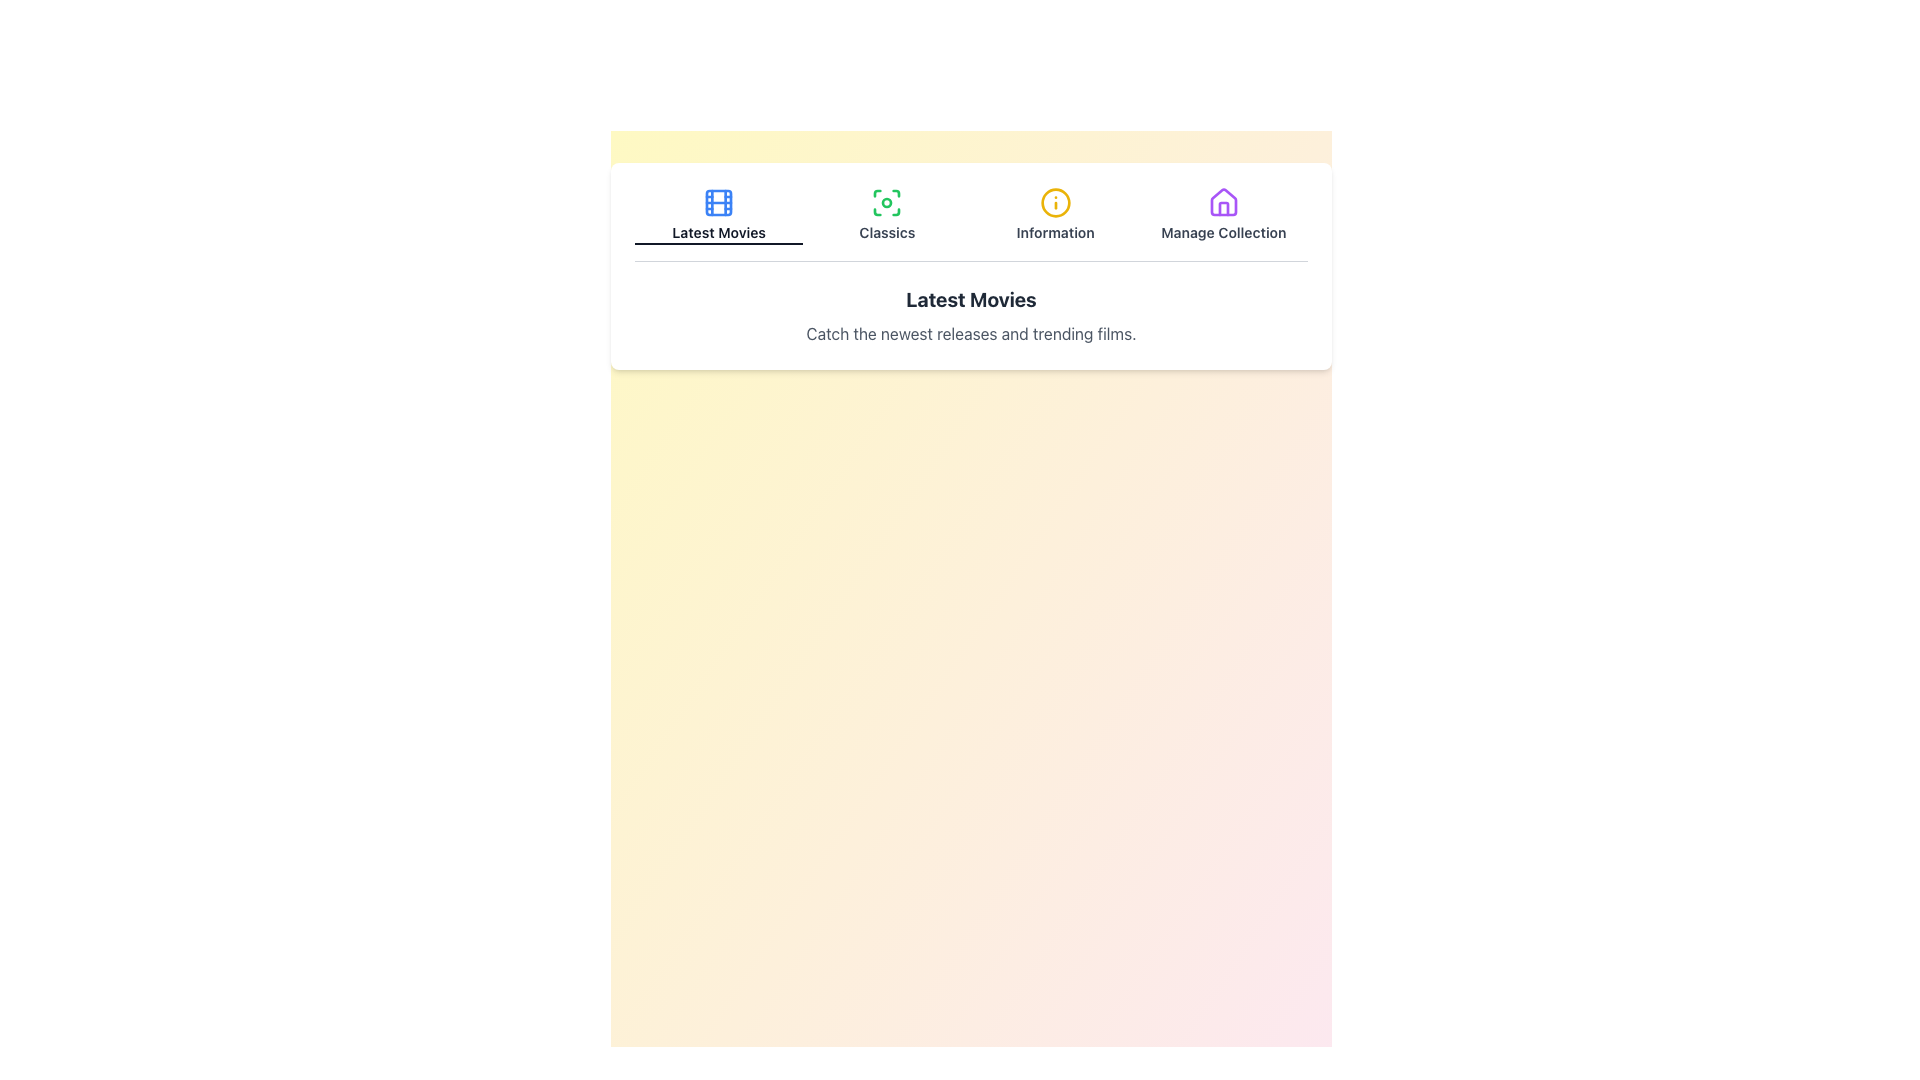  I want to click on the circular icon with a yellow outline containing an uppercase 'I' and a yellow dot above it, located in the navigation menu at the top-center, specifically the third icon from the left labeled 'Information', so click(1054, 203).